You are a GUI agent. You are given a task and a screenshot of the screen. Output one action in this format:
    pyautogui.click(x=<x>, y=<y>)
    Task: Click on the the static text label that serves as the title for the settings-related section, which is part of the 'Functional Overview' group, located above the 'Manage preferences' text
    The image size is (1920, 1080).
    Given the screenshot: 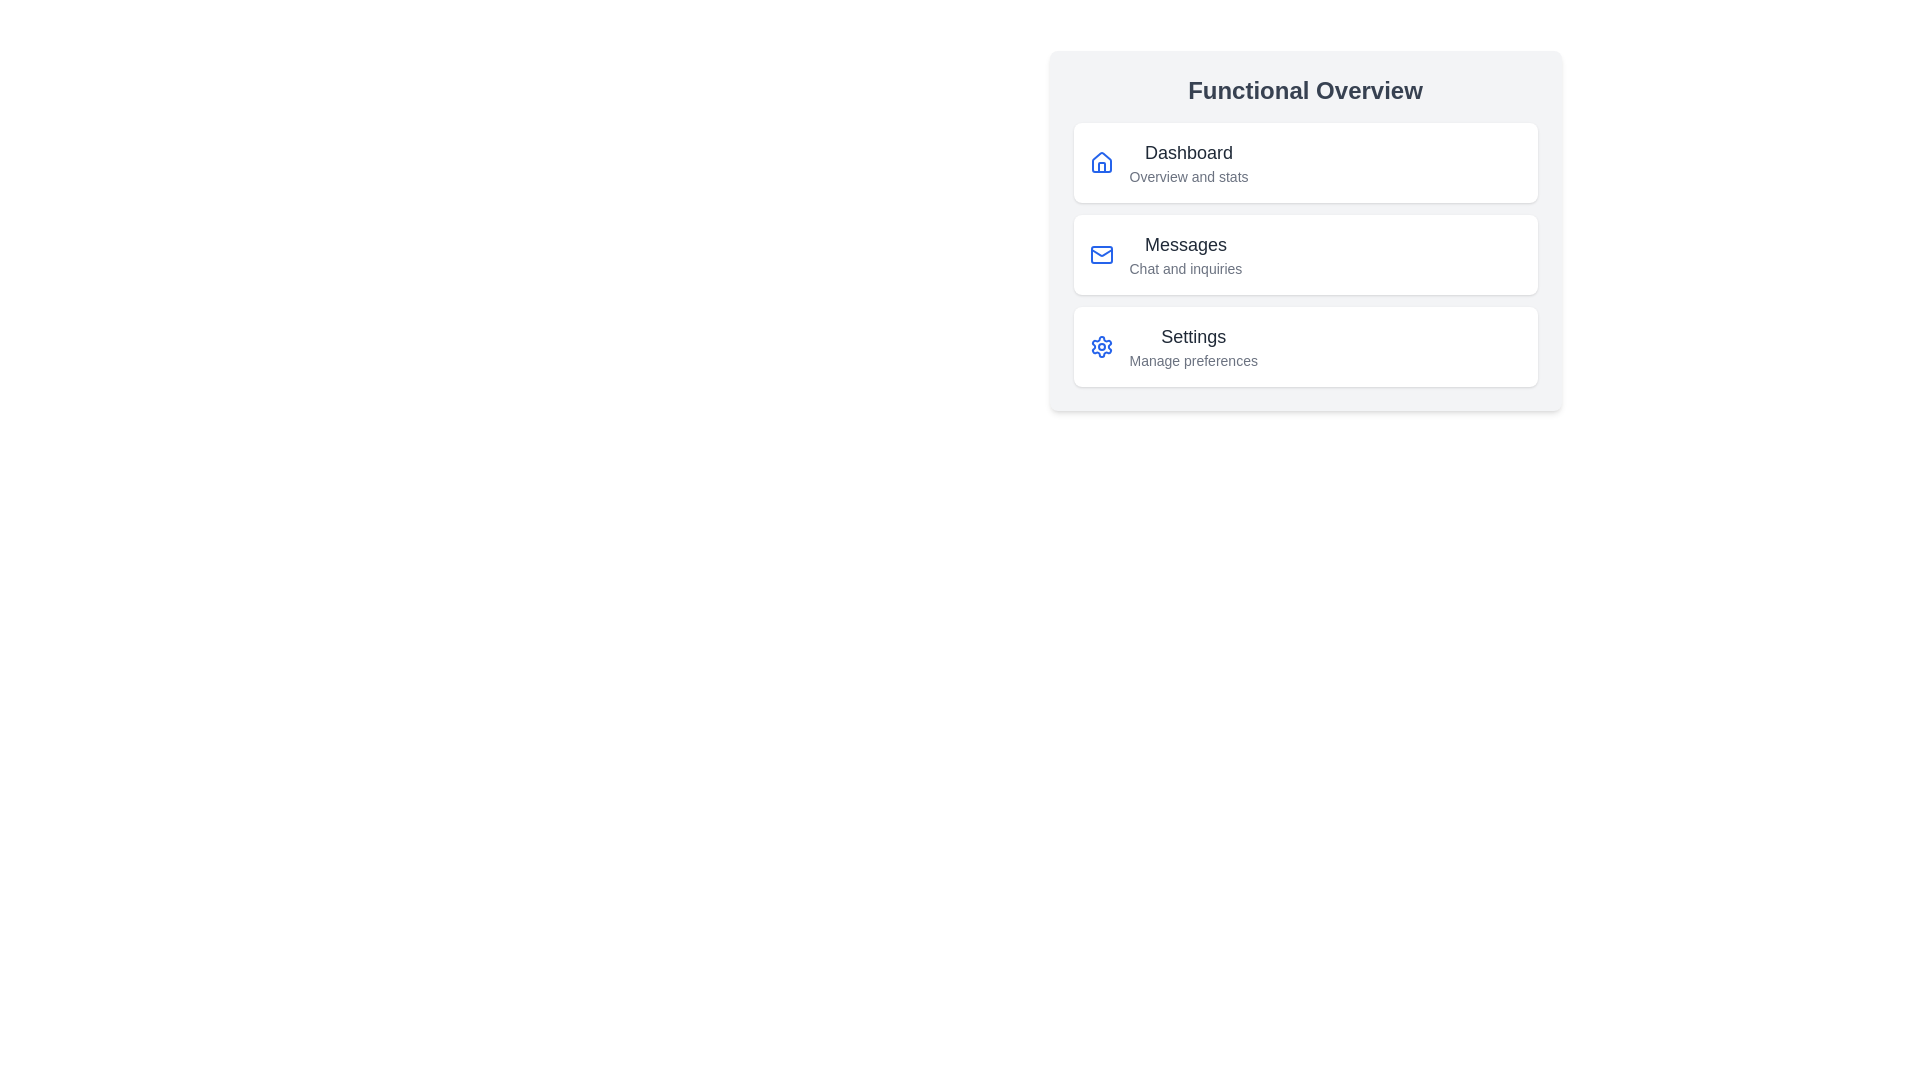 What is the action you would take?
    pyautogui.click(x=1193, y=335)
    